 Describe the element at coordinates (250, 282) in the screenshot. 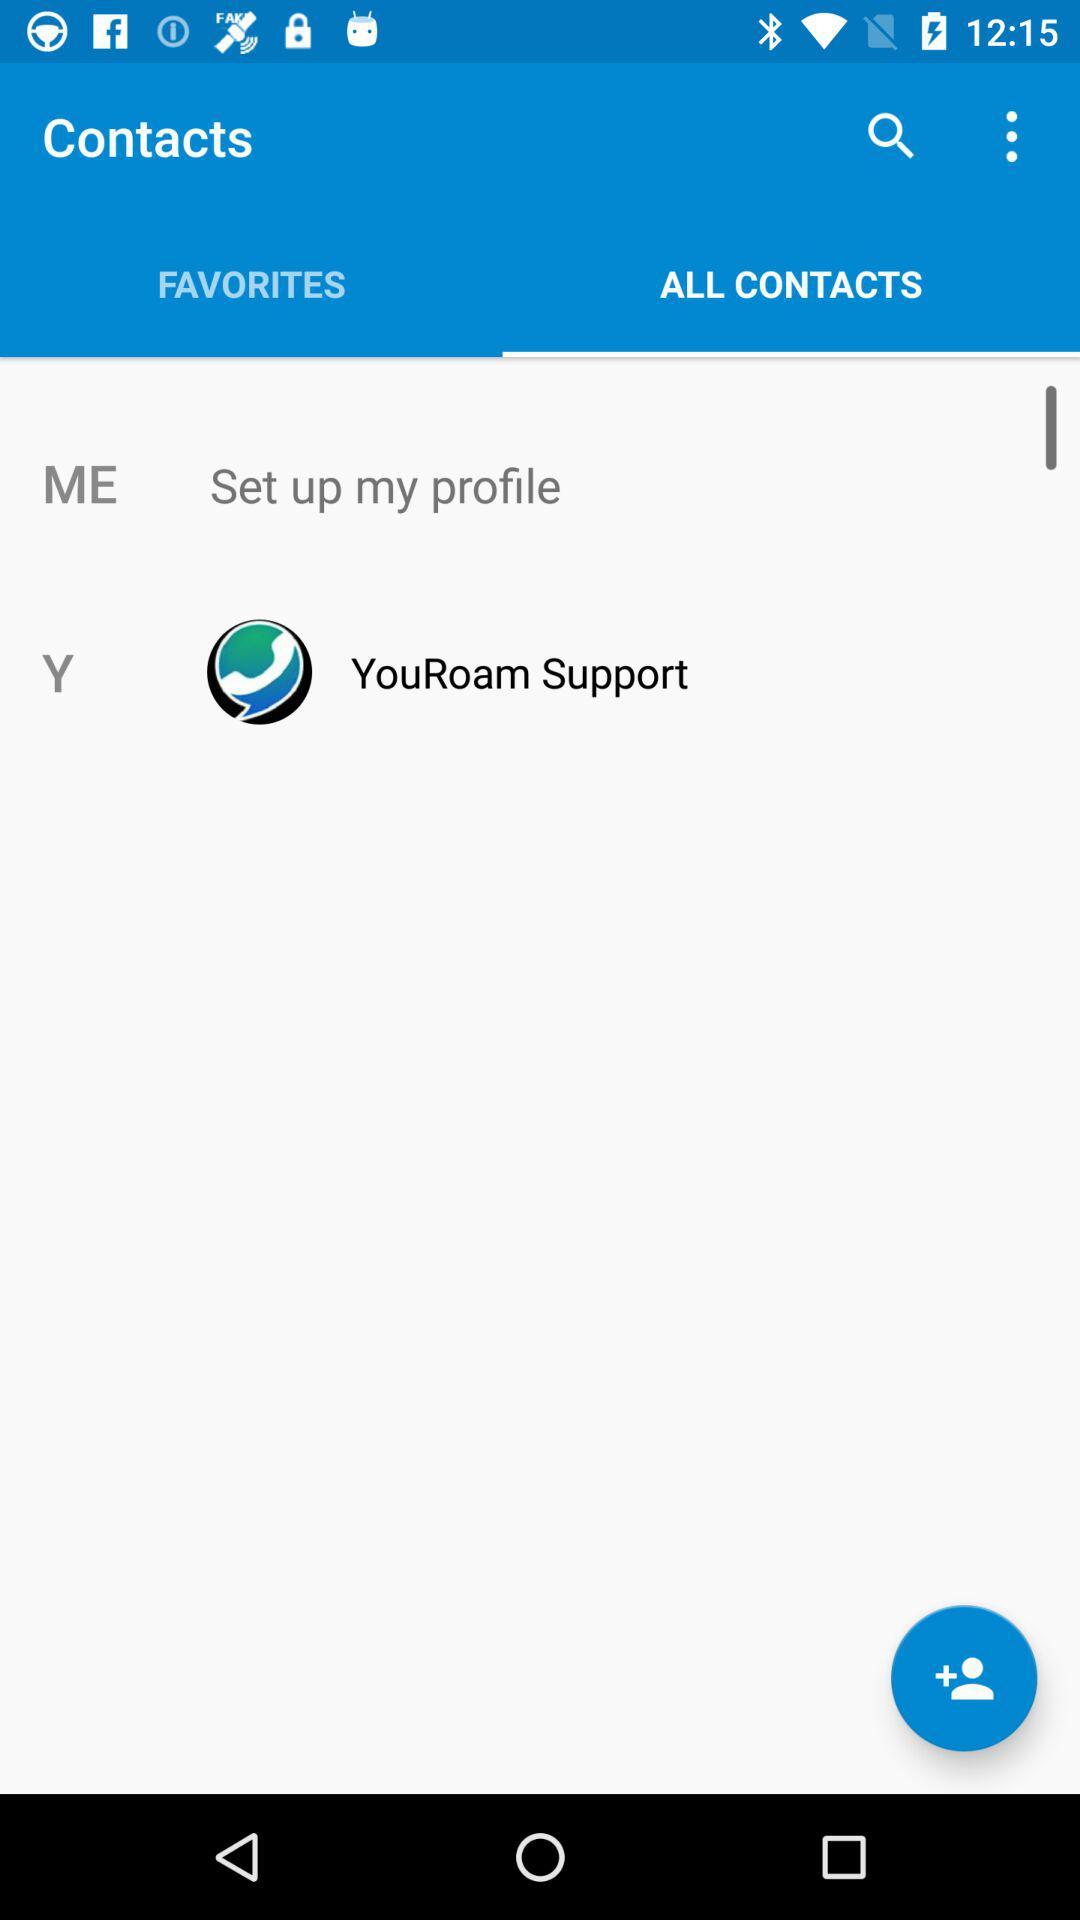

I see `item to the left of all contacts app` at that location.